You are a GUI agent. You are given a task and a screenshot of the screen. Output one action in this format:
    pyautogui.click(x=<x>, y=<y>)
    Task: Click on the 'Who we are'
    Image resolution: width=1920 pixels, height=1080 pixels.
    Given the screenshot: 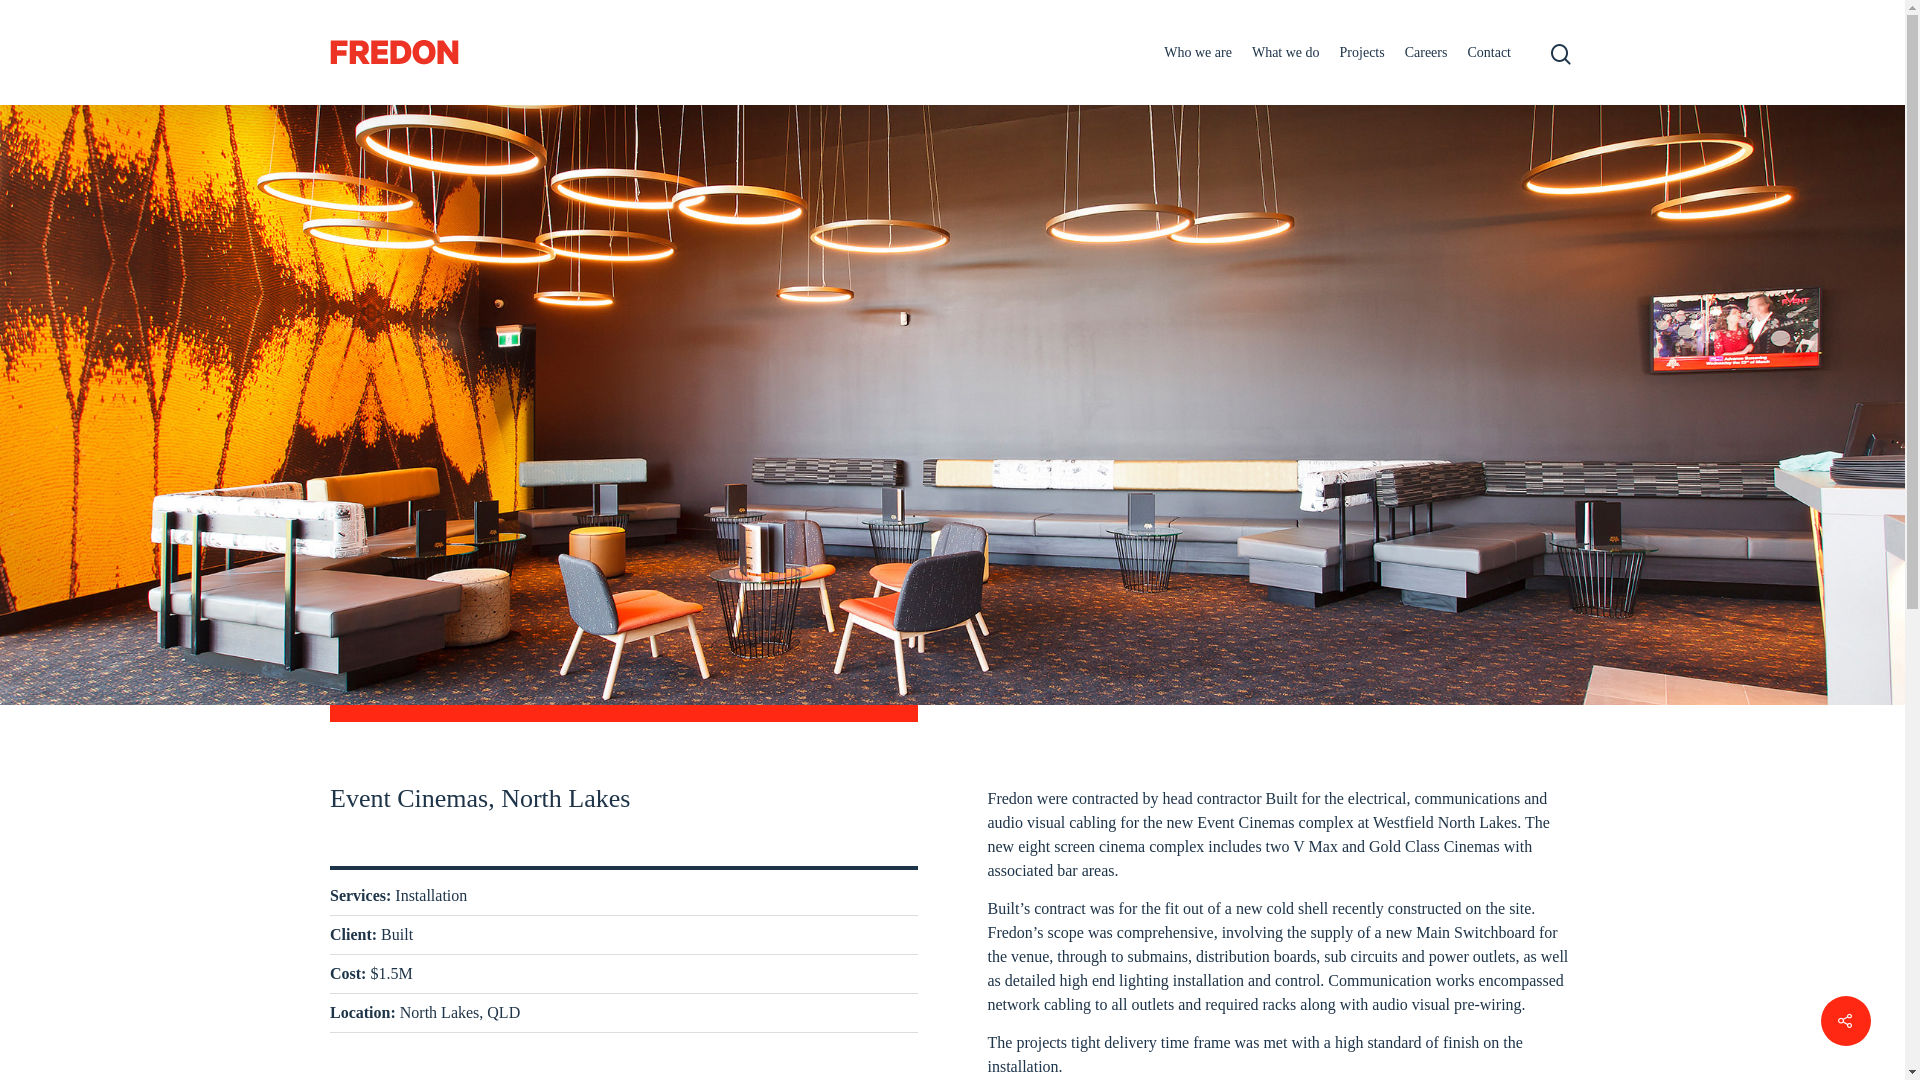 What is the action you would take?
    pyautogui.click(x=1198, y=50)
    